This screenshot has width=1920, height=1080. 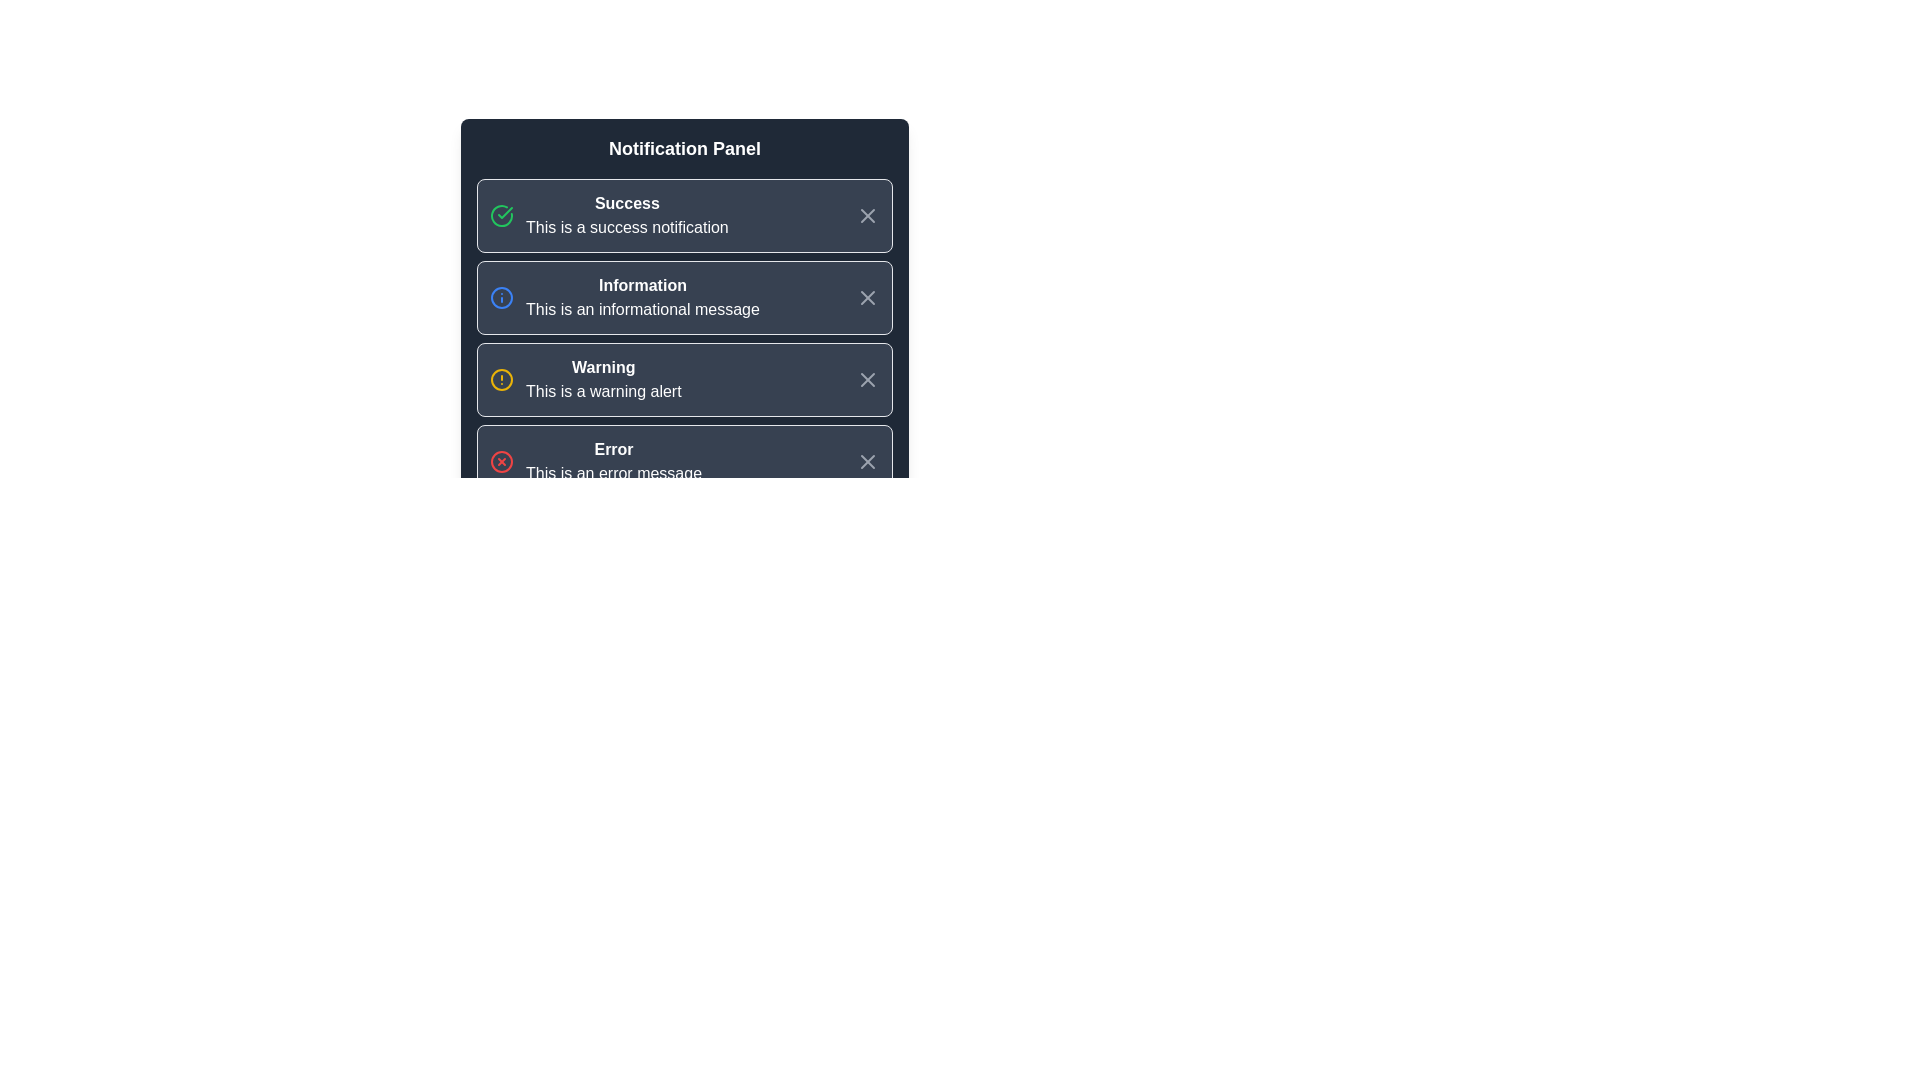 What do you see at coordinates (643, 297) in the screenshot?
I see `informational notification text content located as the second item in the notification list, situated between a 'Success' notification and a 'Warning' notification in the Notification Panel` at bounding box center [643, 297].